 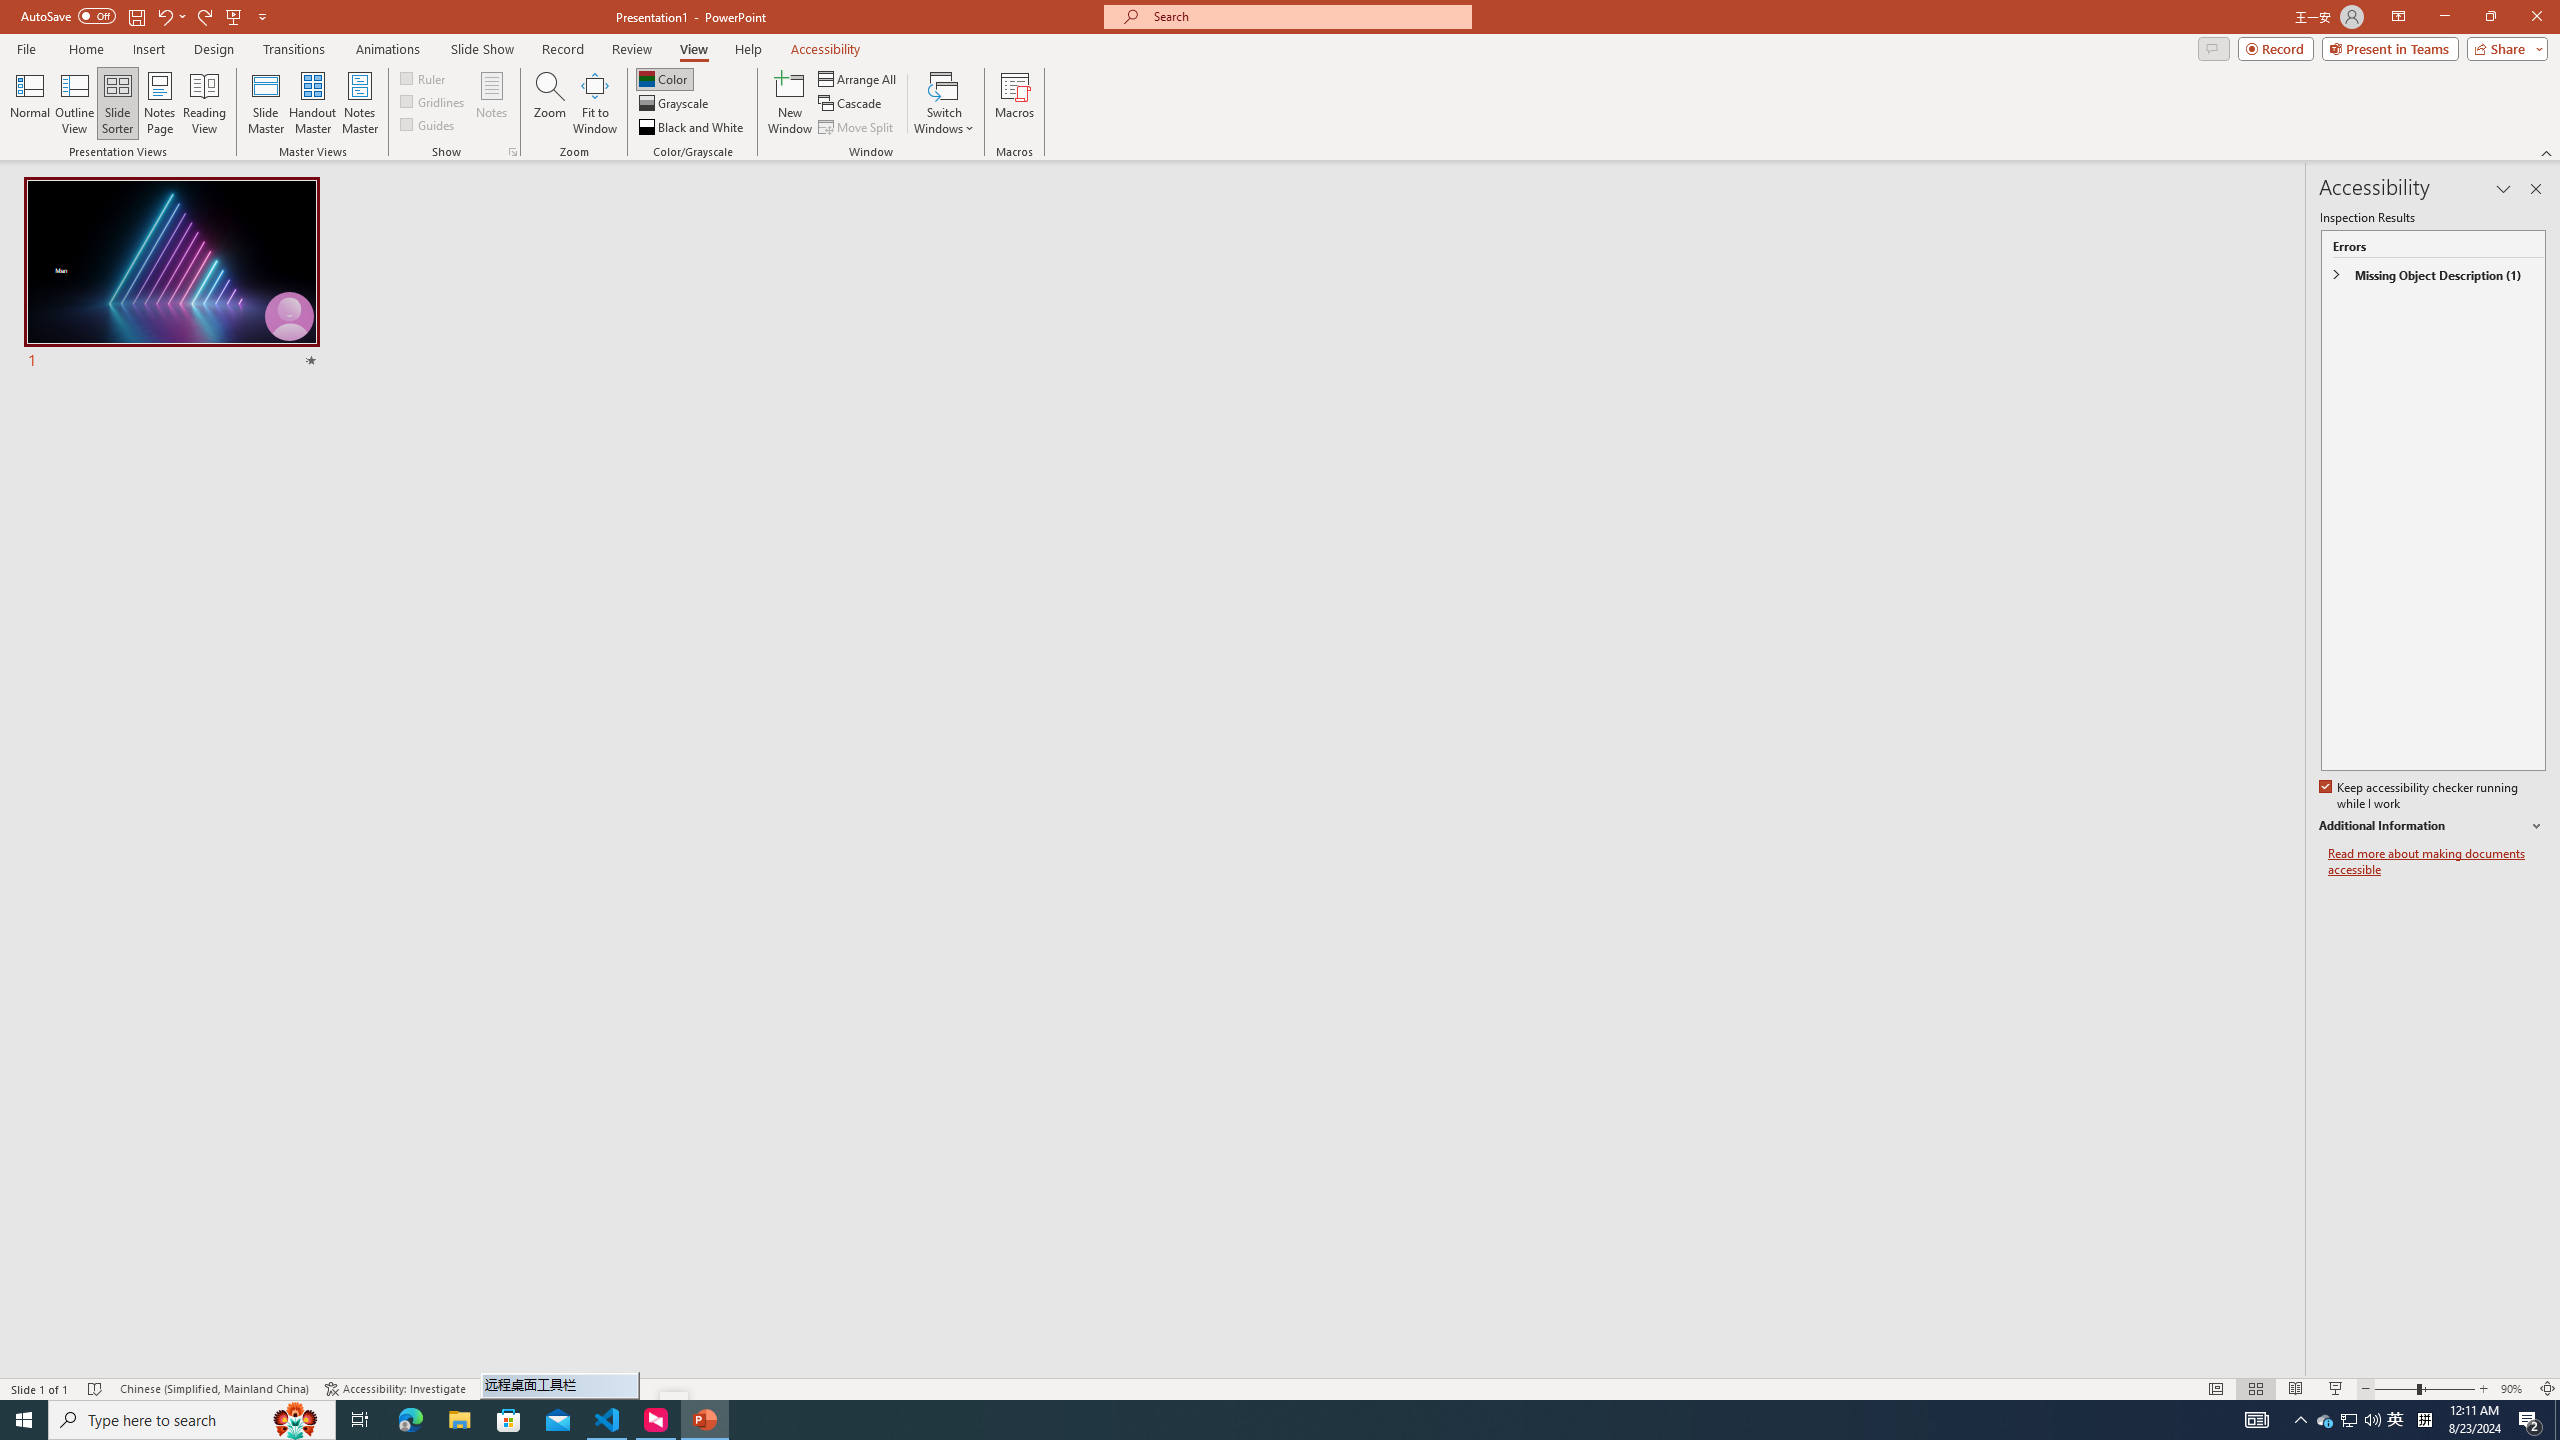 What do you see at coordinates (428, 122) in the screenshot?
I see `'Guides'` at bounding box center [428, 122].